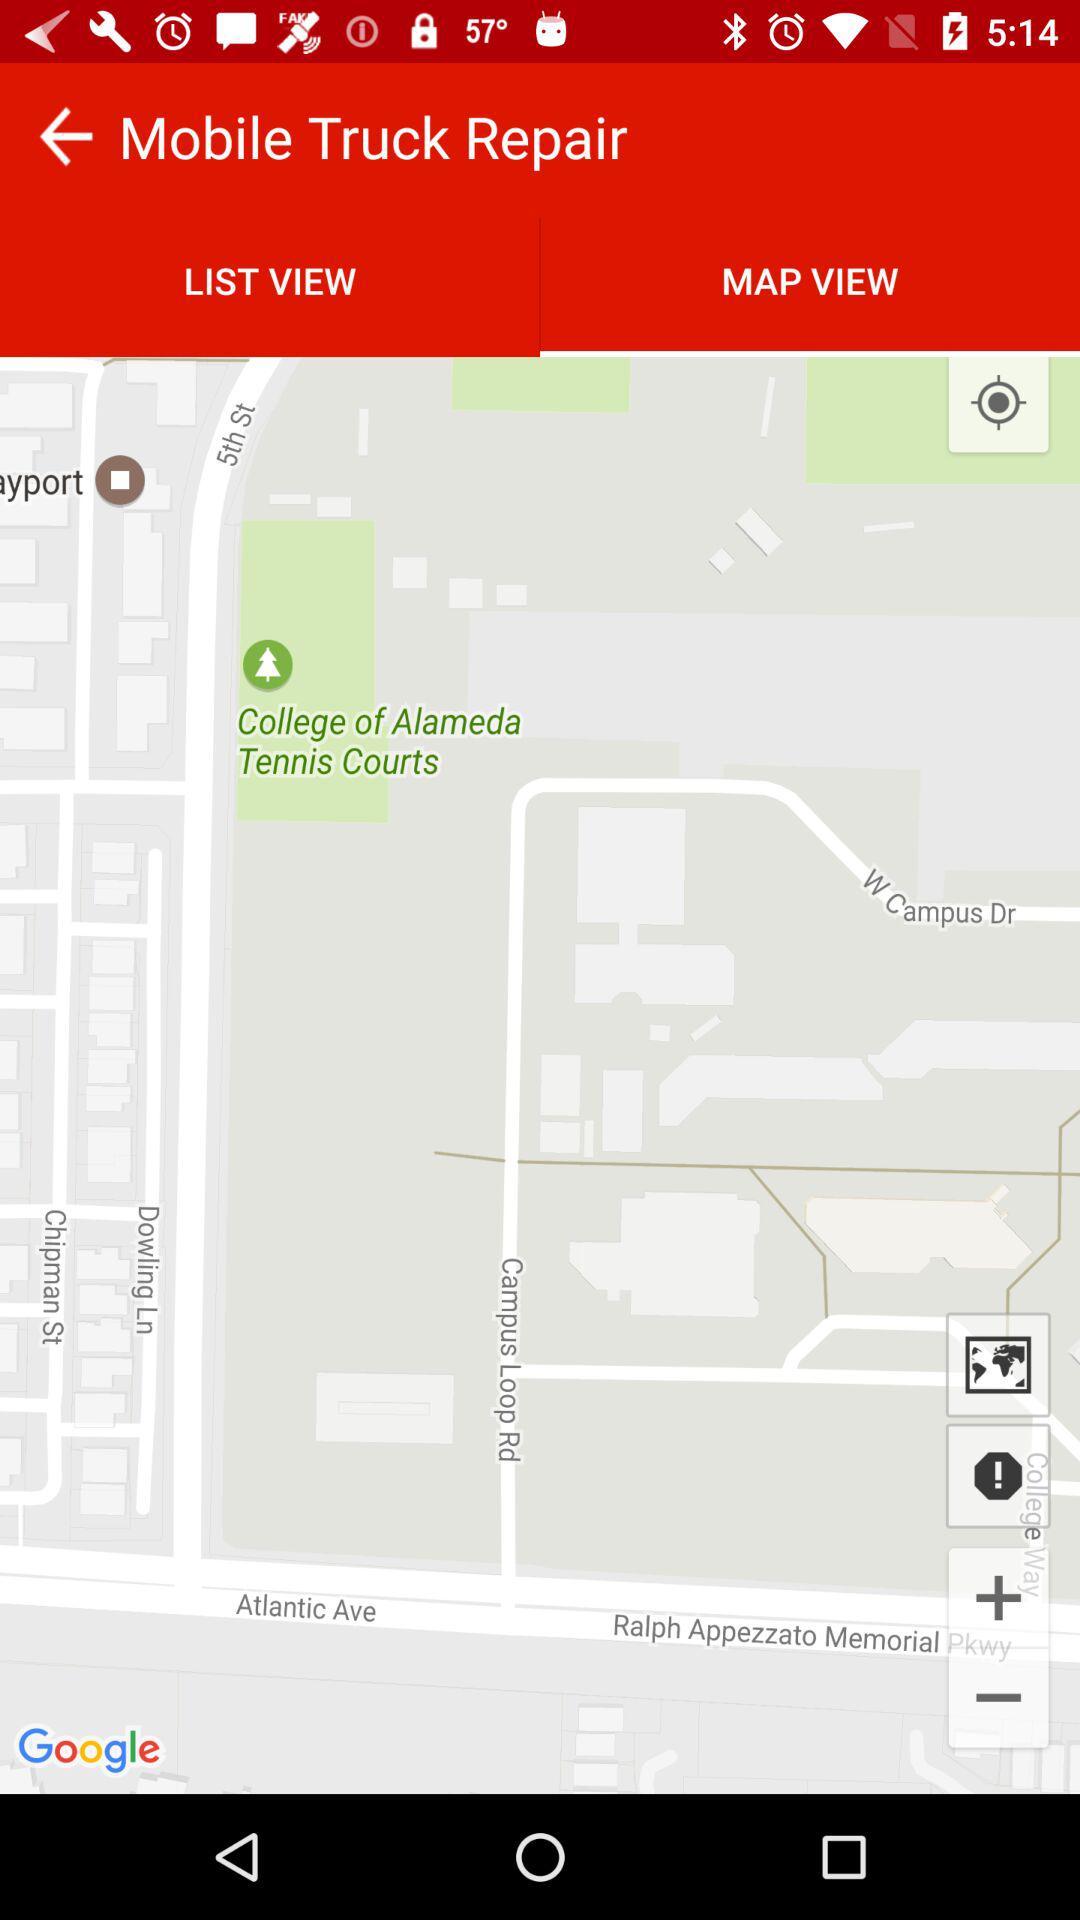 The height and width of the screenshot is (1920, 1080). Describe the element at coordinates (810, 279) in the screenshot. I see `item next to list view` at that location.